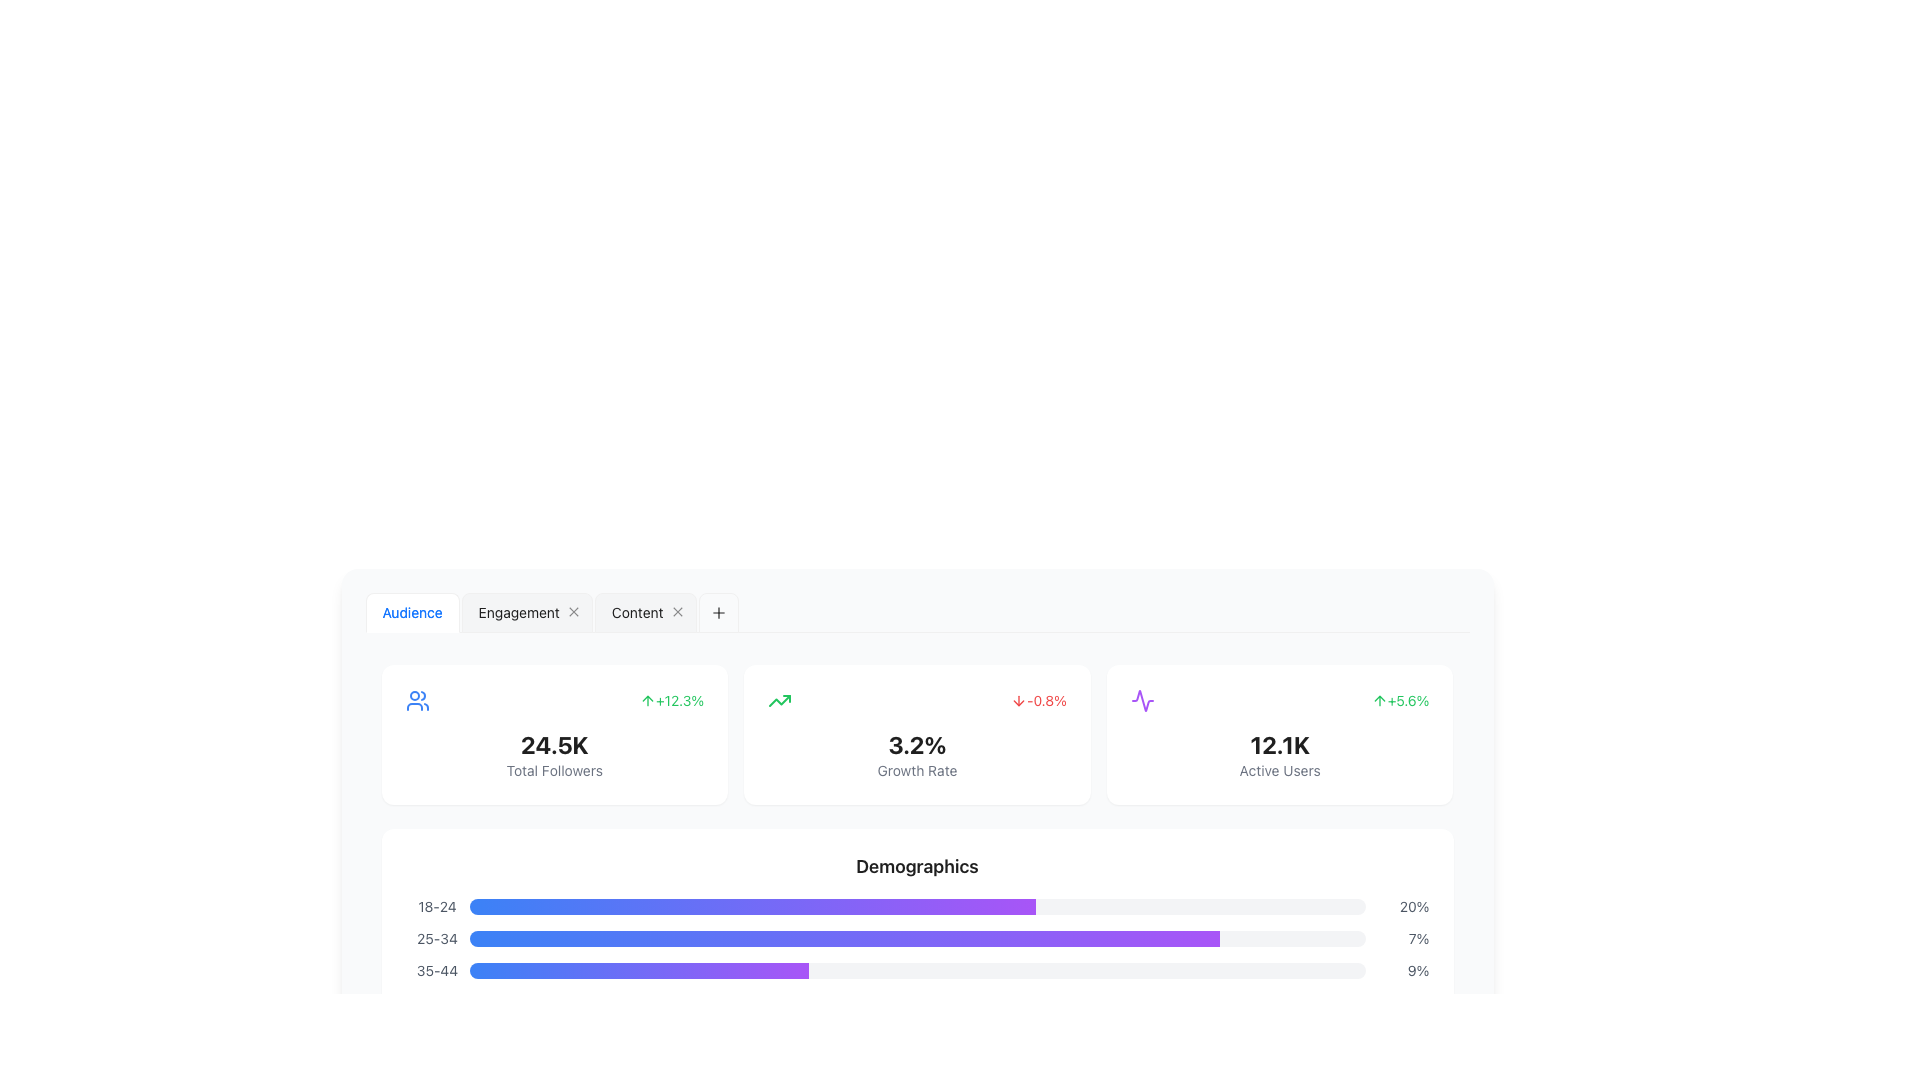 The height and width of the screenshot is (1080, 1920). I want to click on properties of the Progress bar indicator for the age group 25-34, which features a gradient color scheme from blue to purple and is located to the right of the age label '25-34', so click(916, 938).